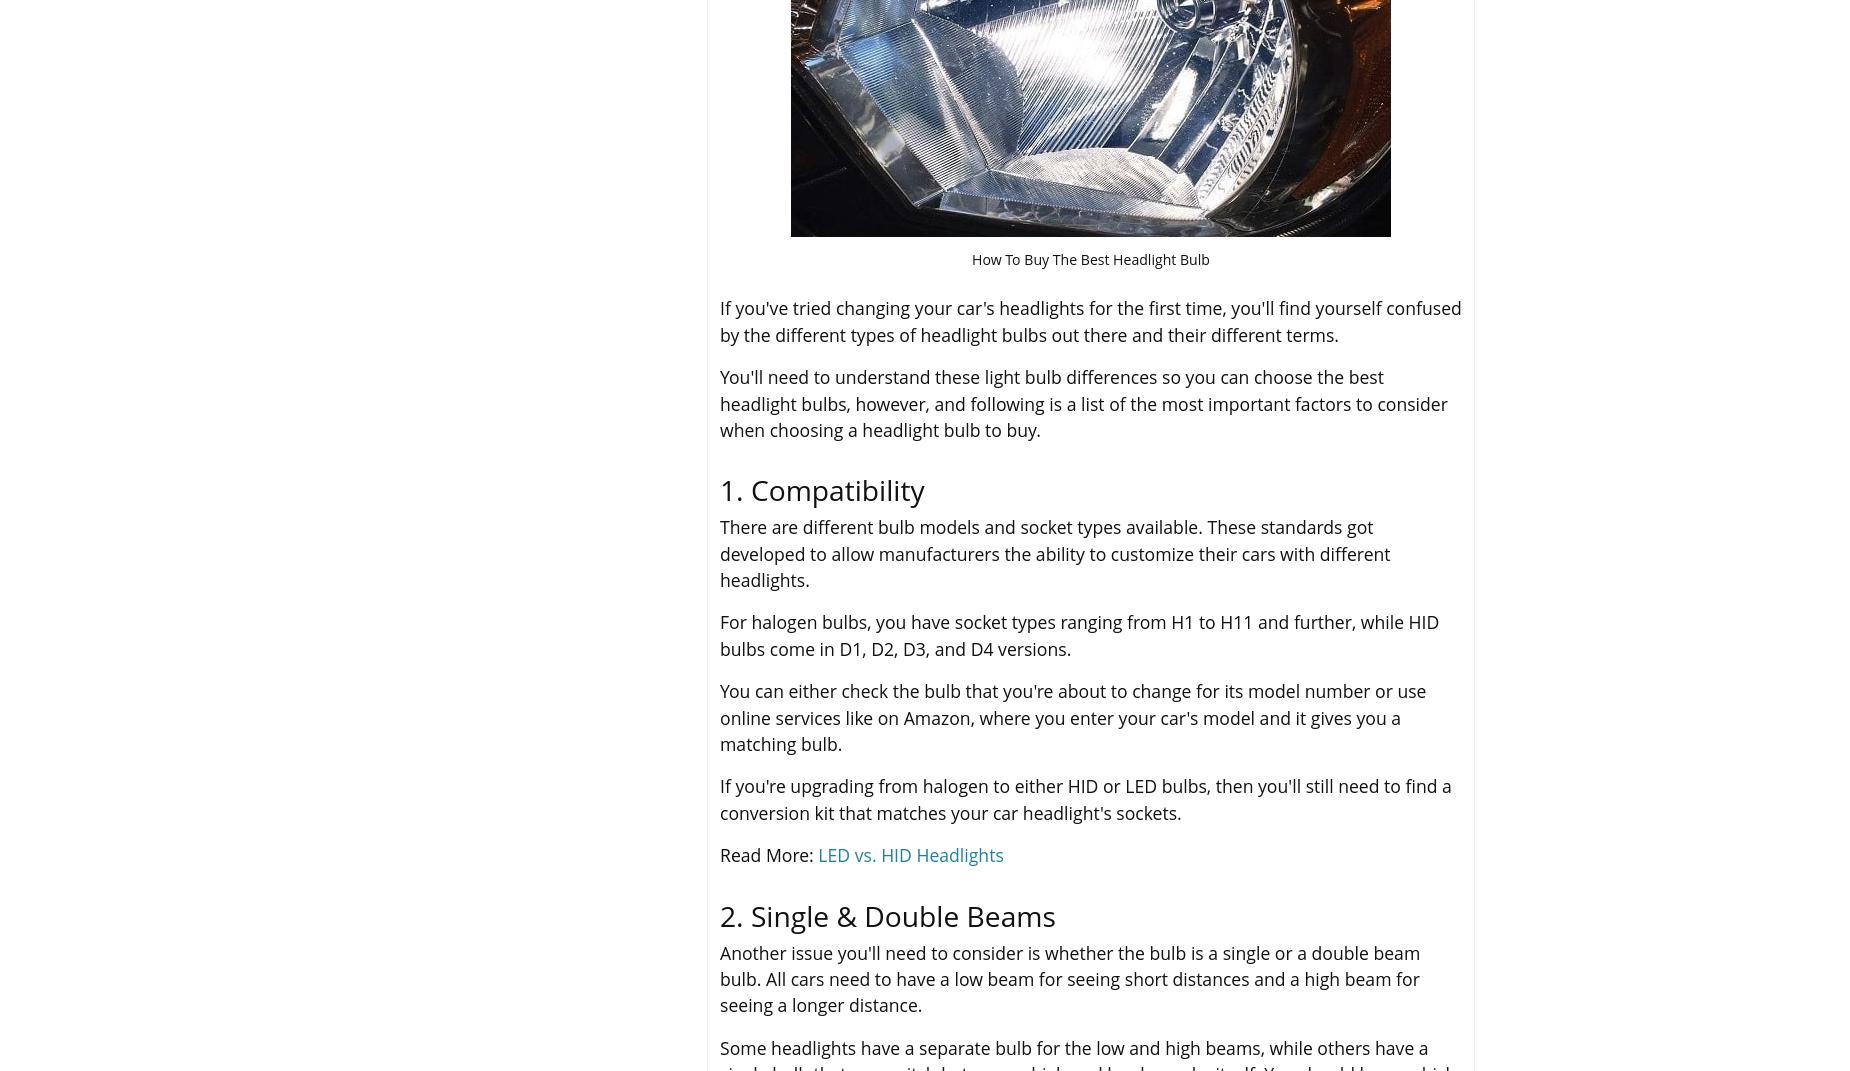  I want to click on 'If you're upgrading from halogen to either HID or LED bulbs, then you'll still need to find a conversion kit that matches your car headlight's sockets.', so click(1084, 797).